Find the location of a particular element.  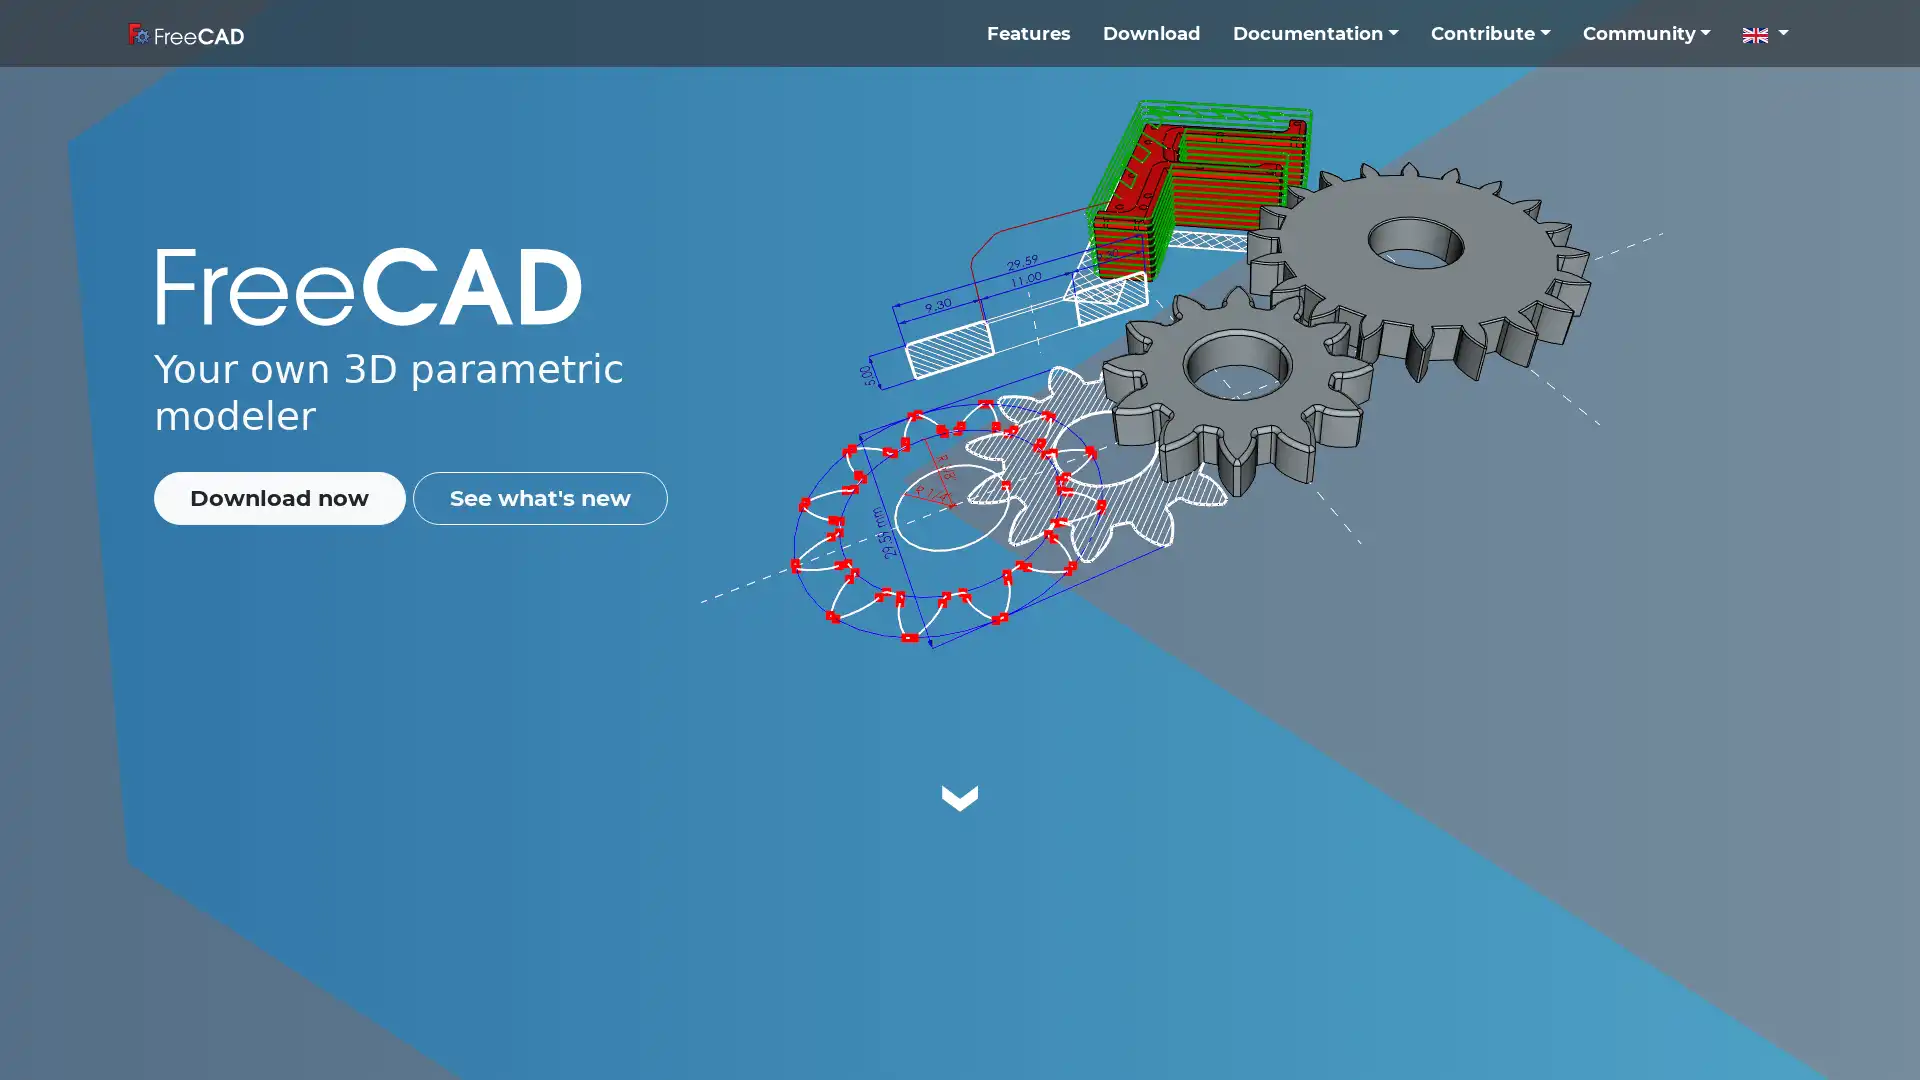

Download now is located at coordinates (278, 496).